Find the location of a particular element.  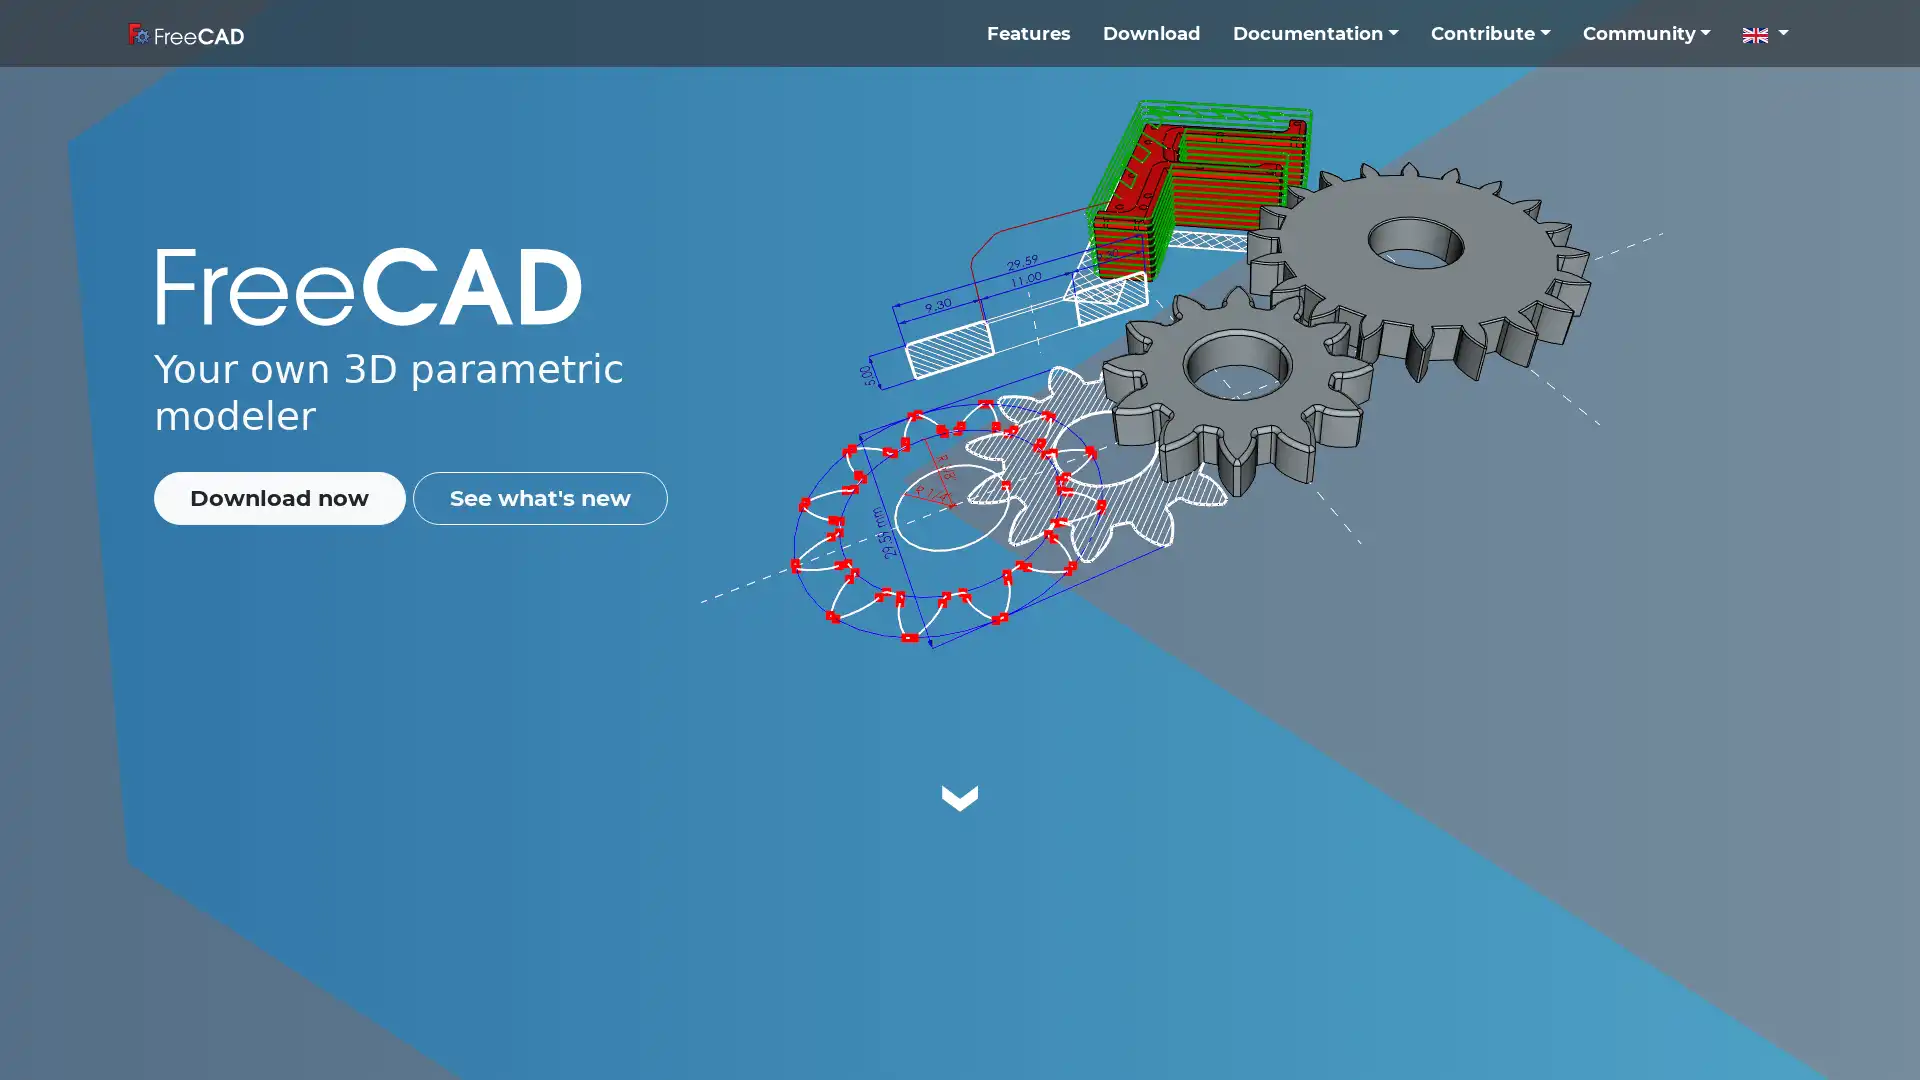

Download now is located at coordinates (278, 496).